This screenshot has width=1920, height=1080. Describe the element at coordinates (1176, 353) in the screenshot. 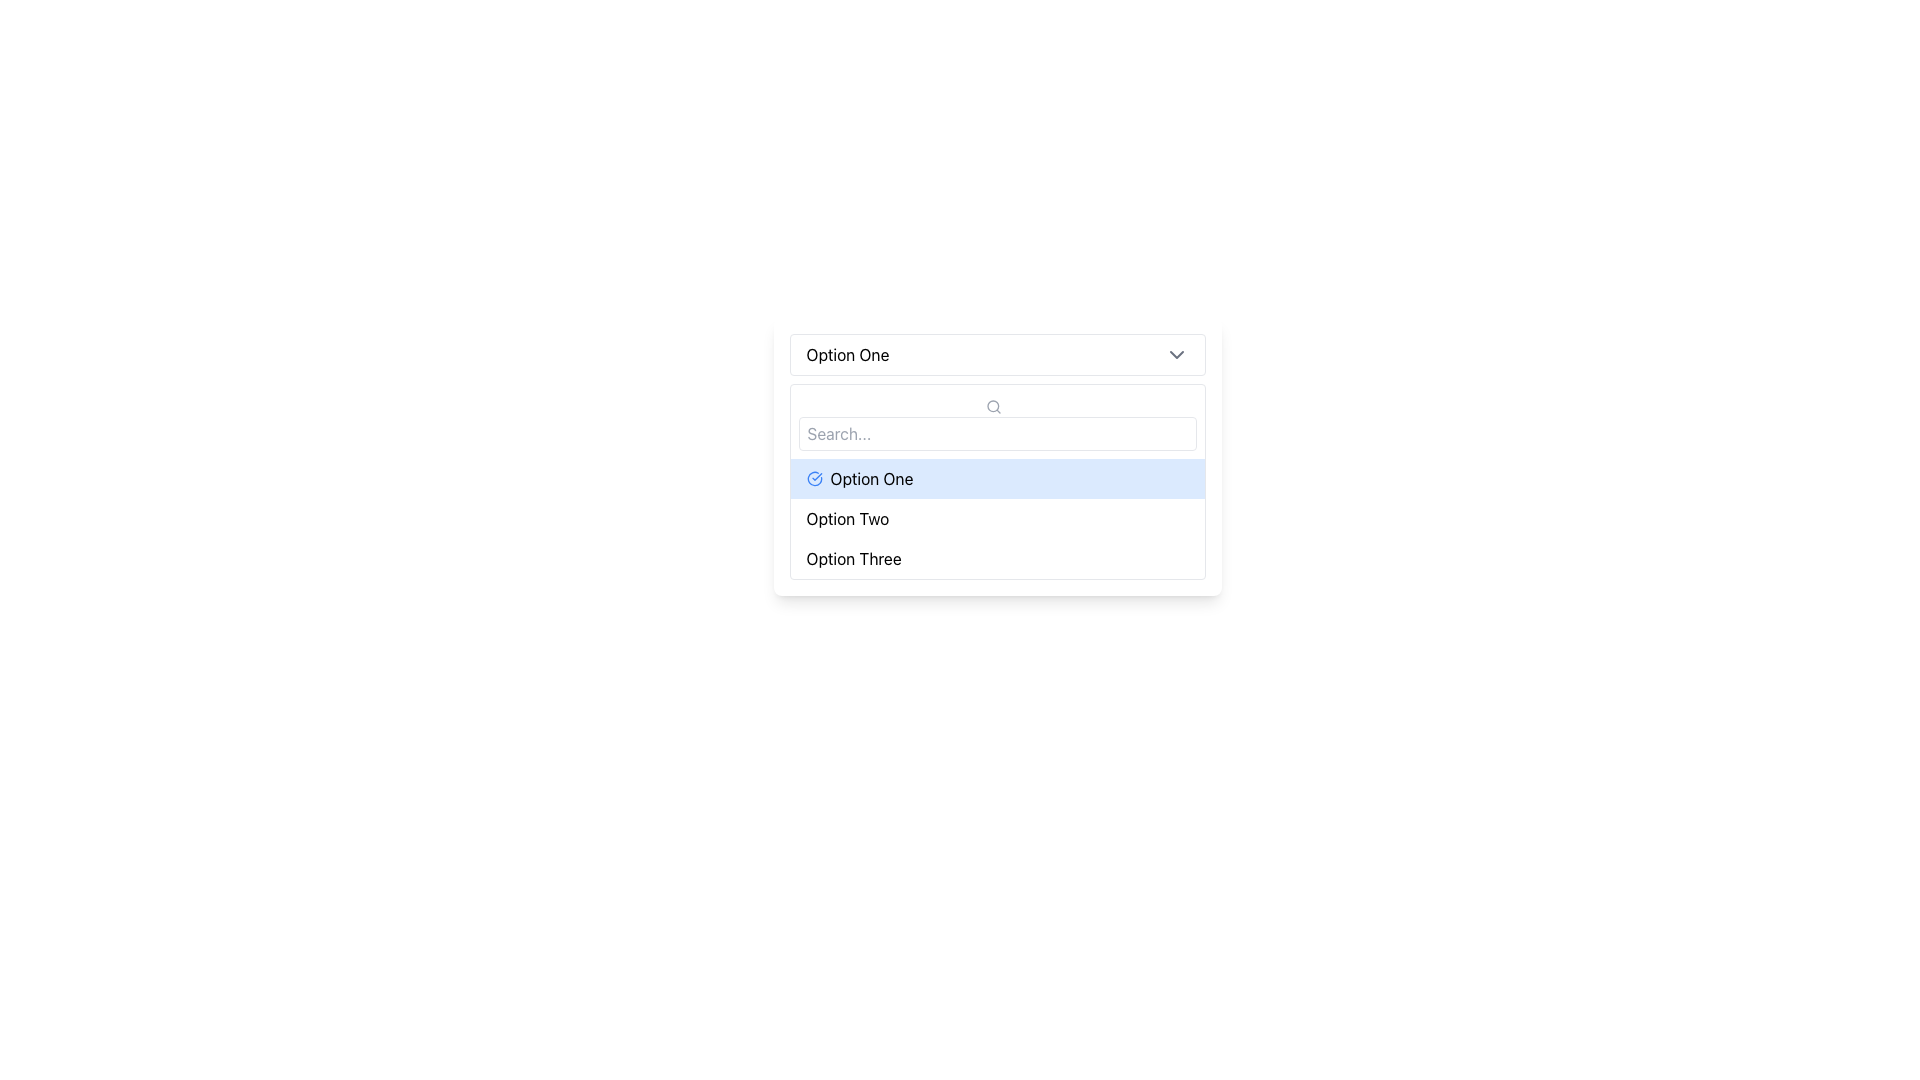

I see `the arrow icon located on the right side of the 'Option One' text, which indicates that it will reveal or collapse a dropdown menu` at that location.